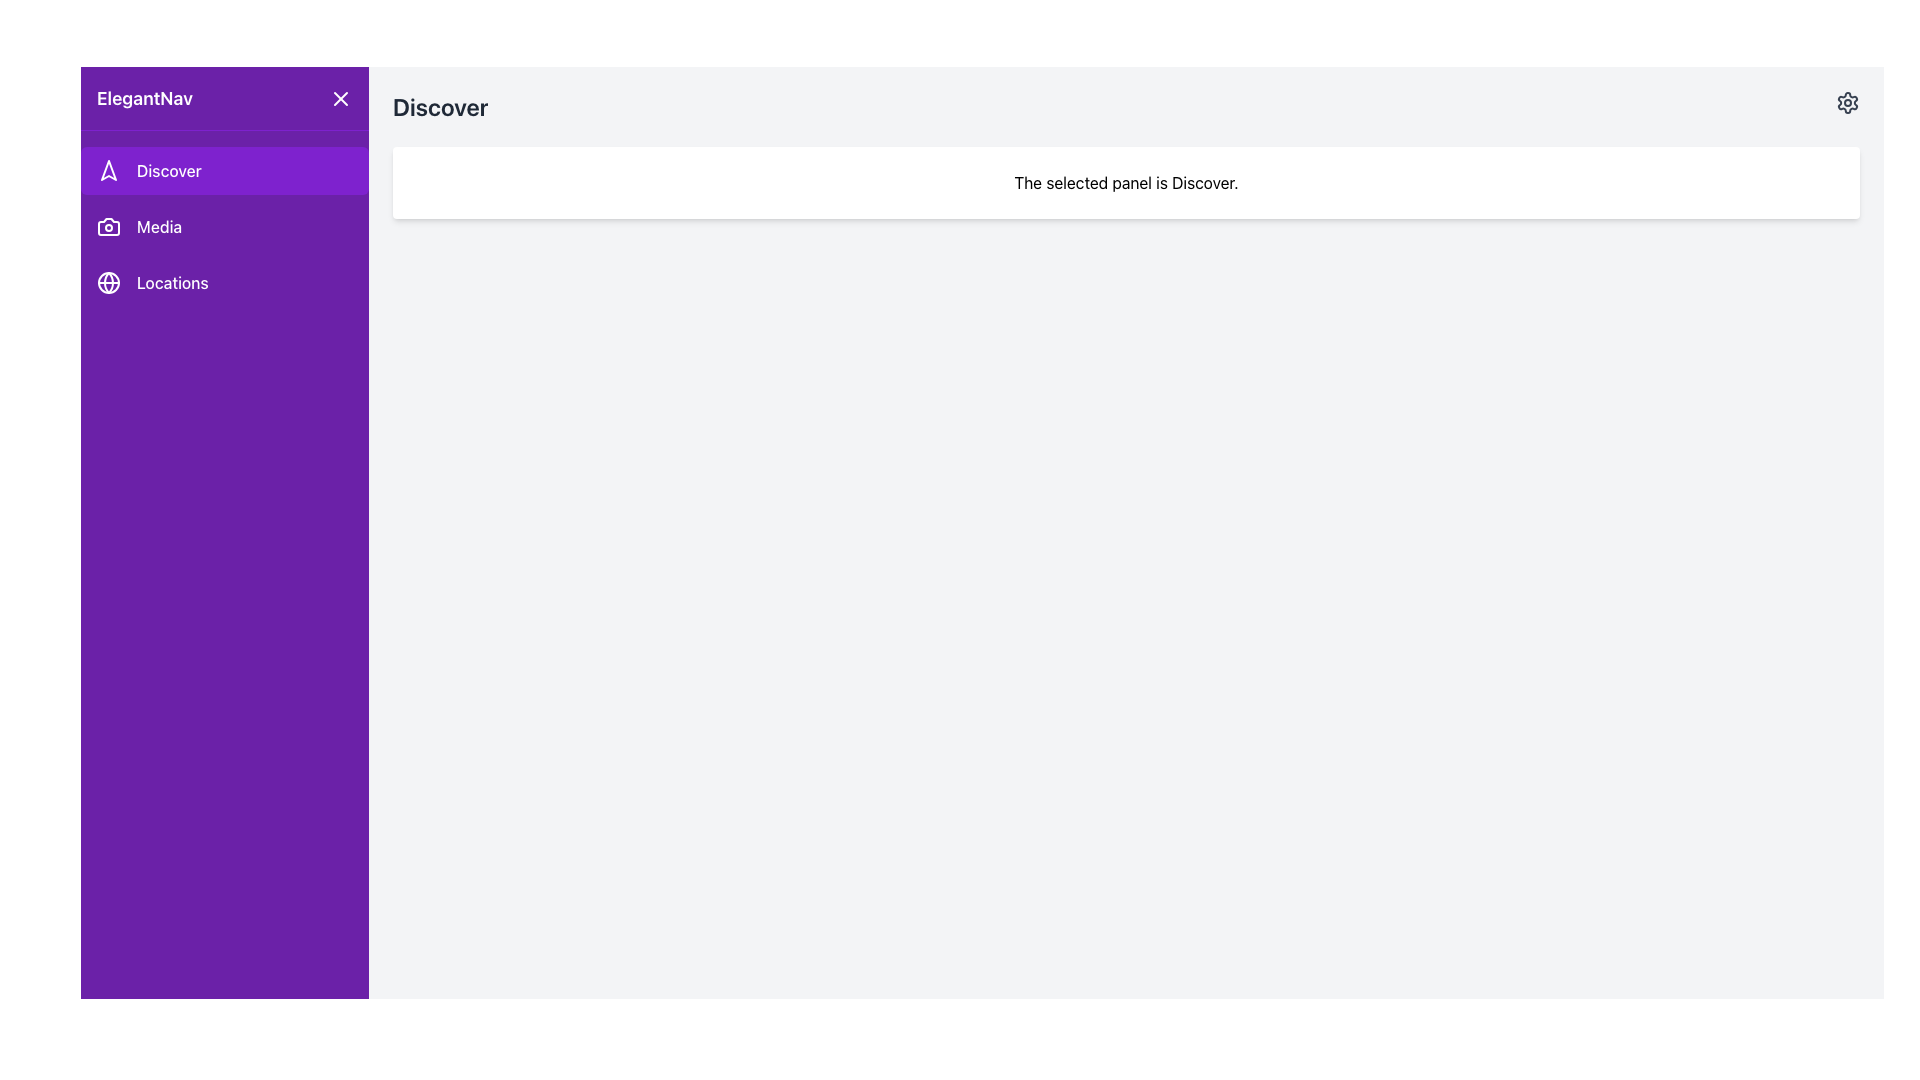  What do you see at coordinates (340, 98) in the screenshot?
I see `the close icon in the navigation bar` at bounding box center [340, 98].